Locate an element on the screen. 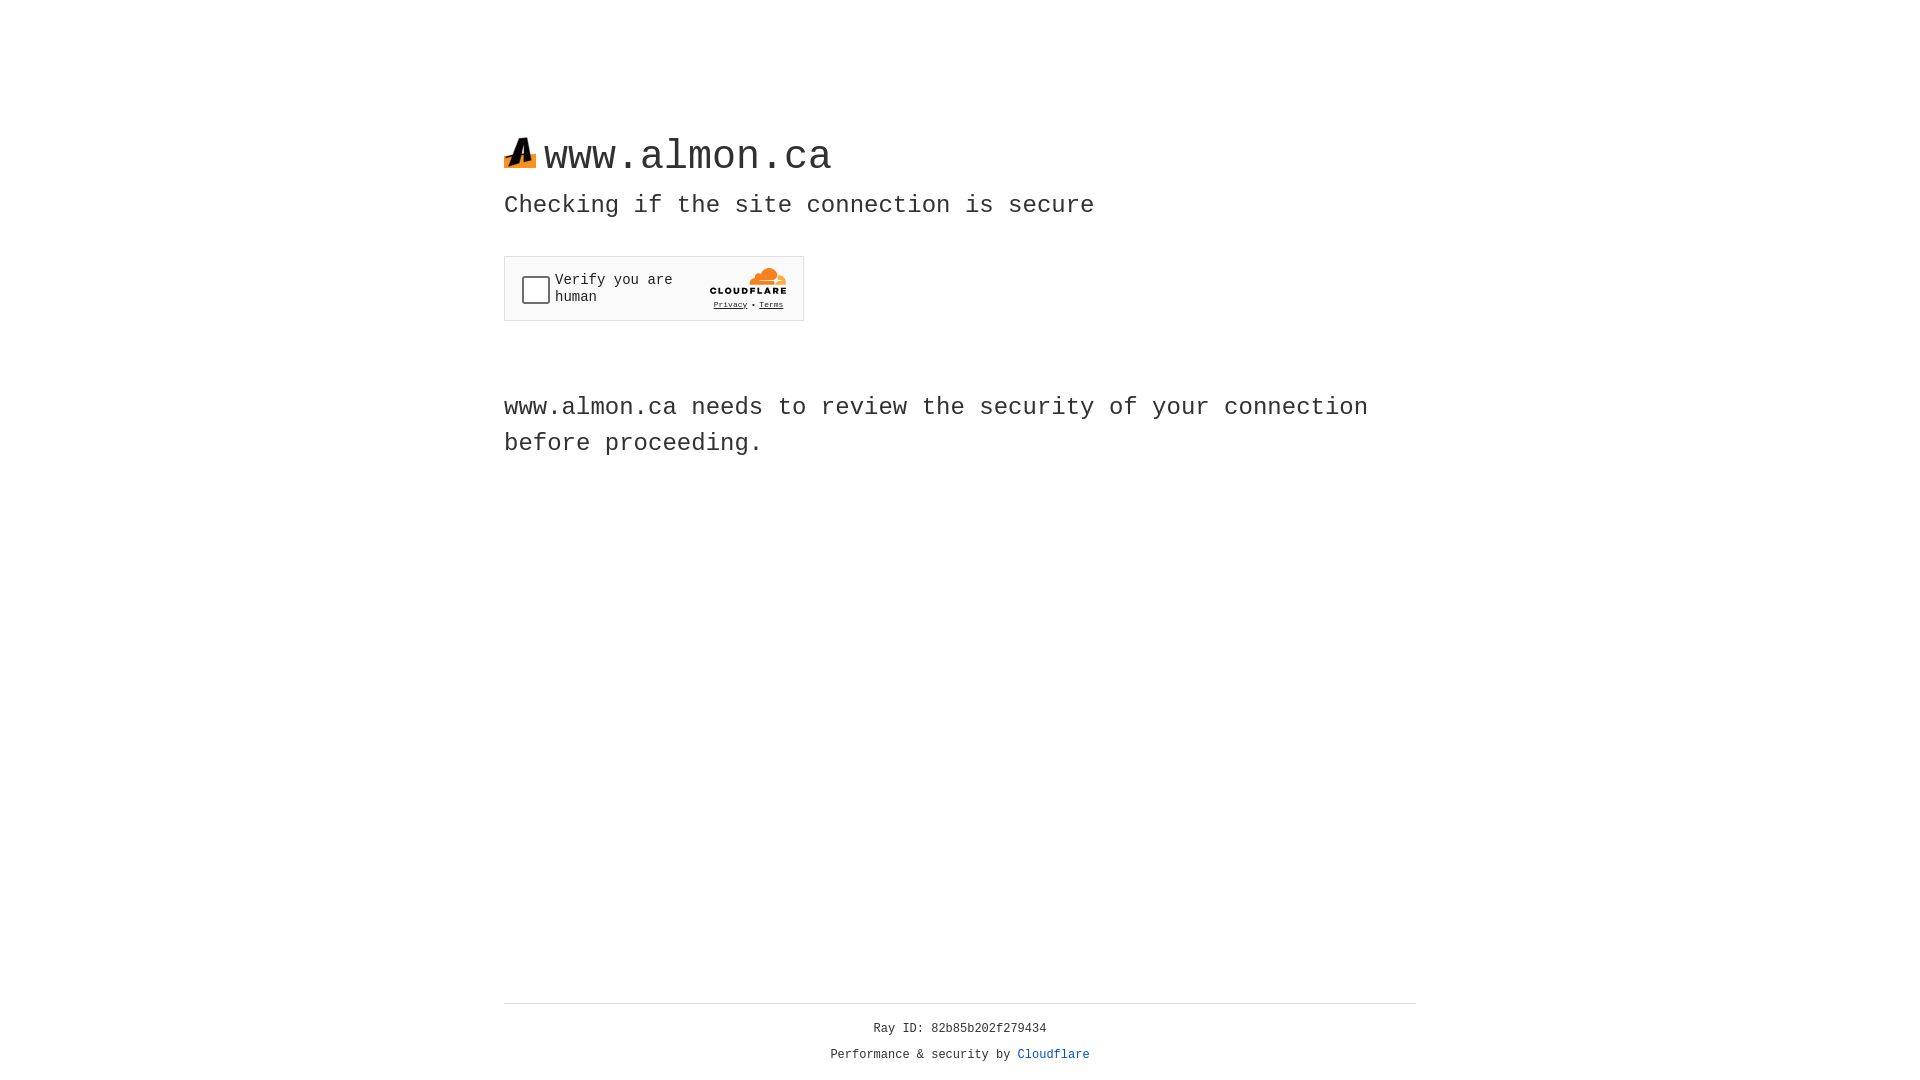 The image size is (1920, 1080). 'Cloudflare' is located at coordinates (1053, 1054).